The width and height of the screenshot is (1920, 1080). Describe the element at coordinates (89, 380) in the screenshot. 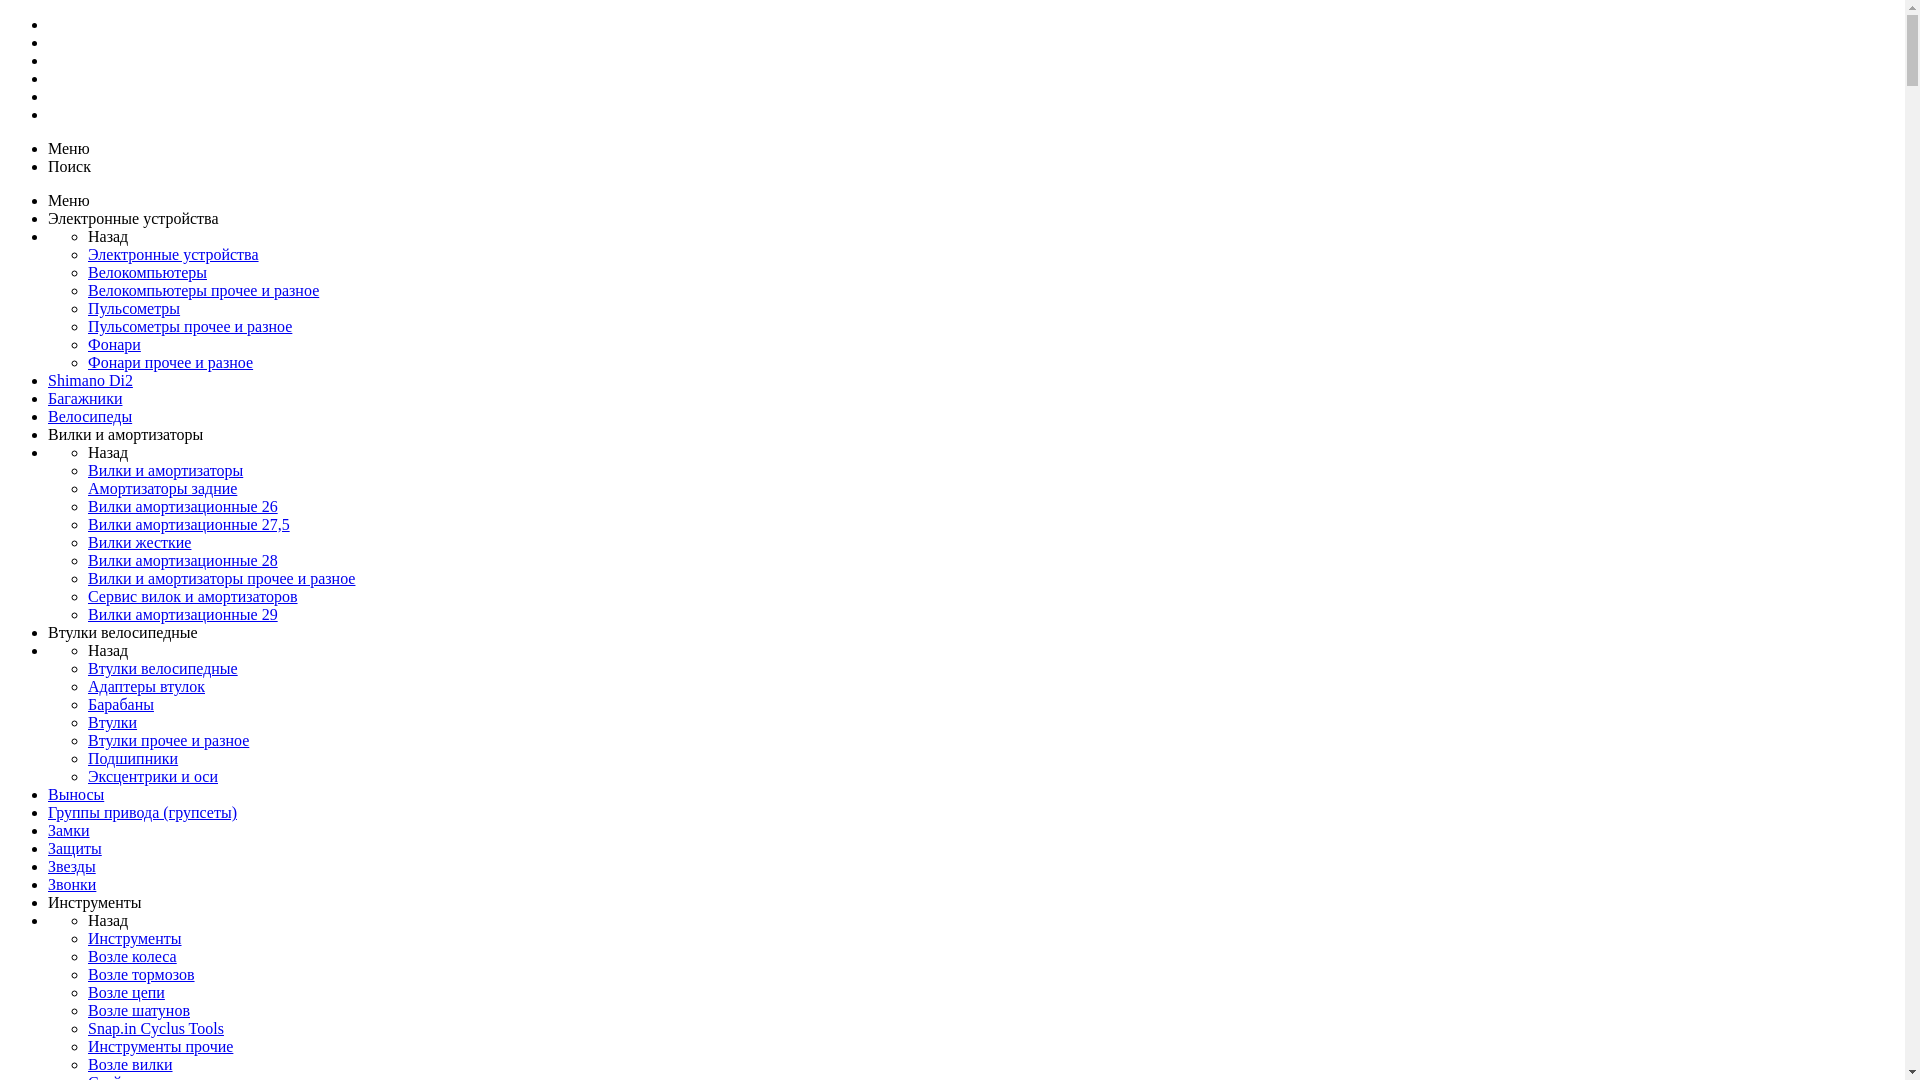

I see `'Shimano Di2'` at that location.